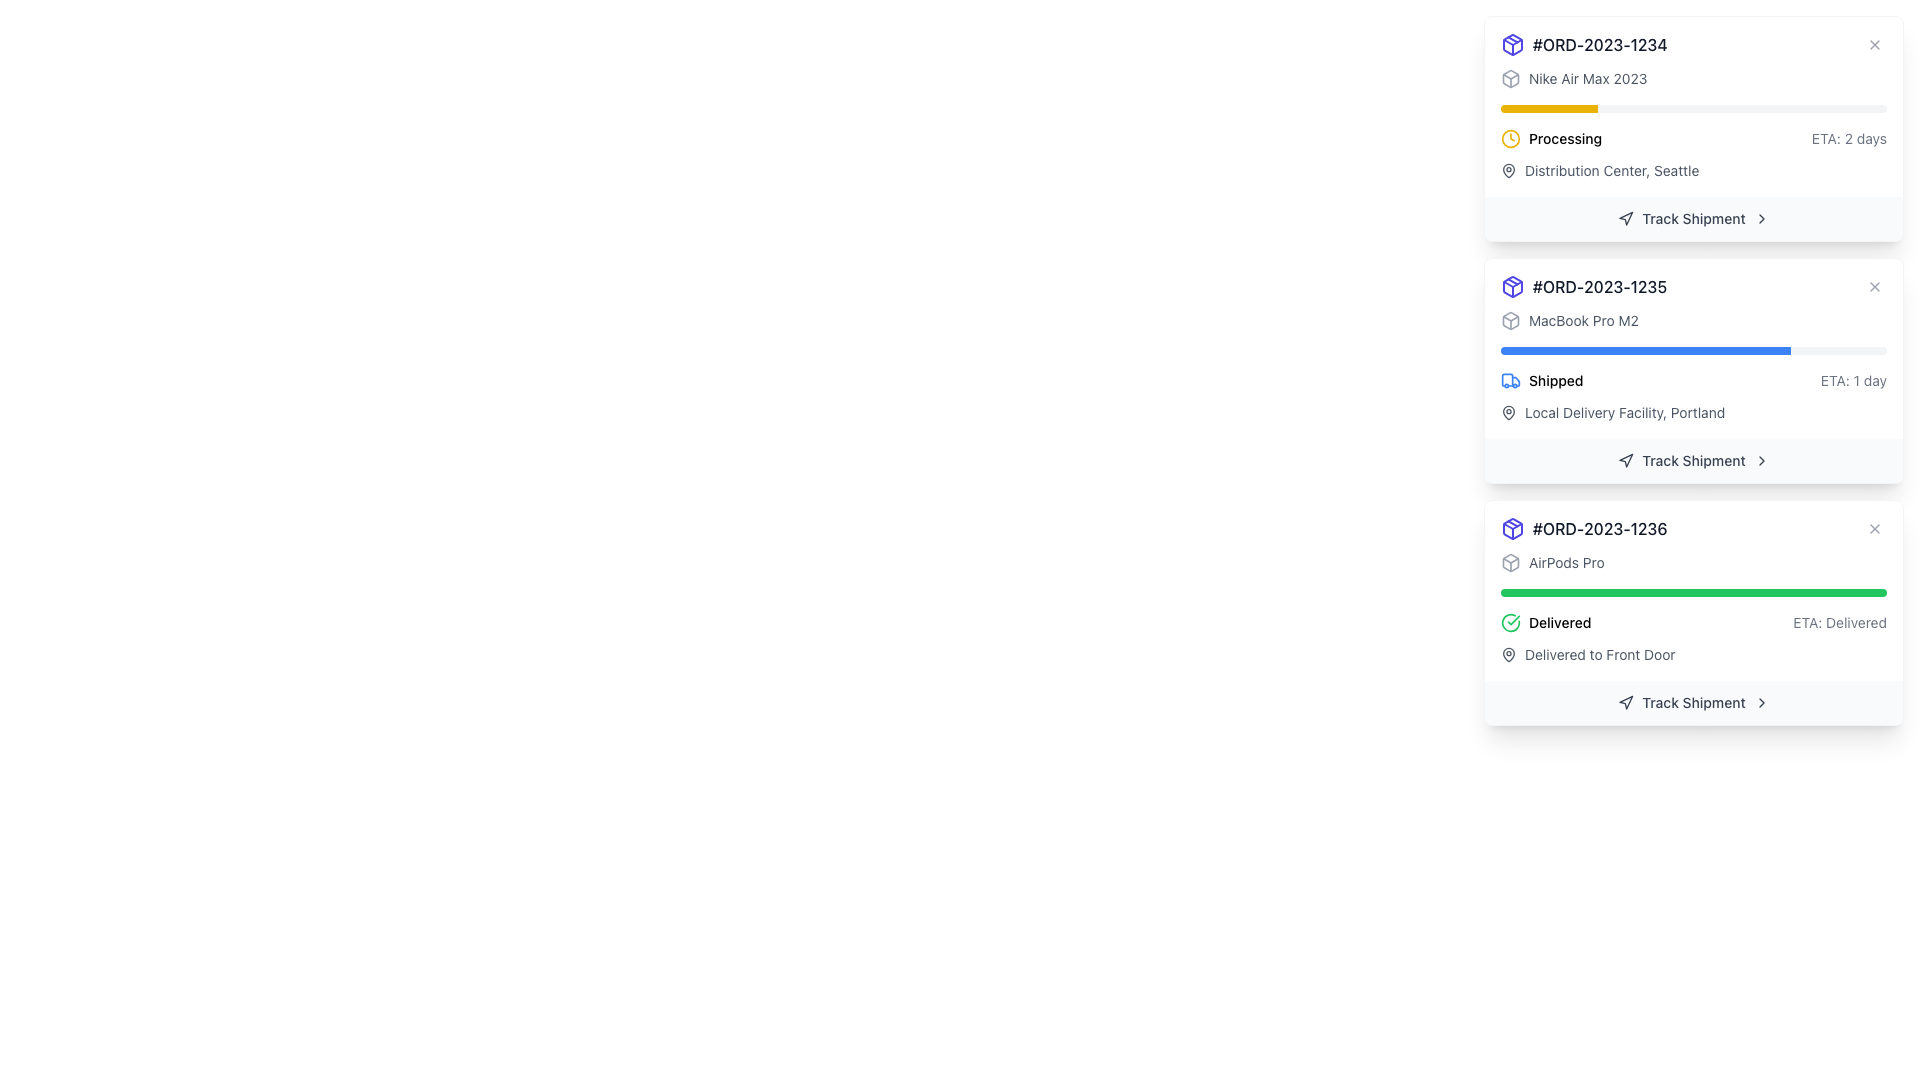  I want to click on the triangular arrowhead element within the SVG graphic located in the top-right corner of the order card, so click(1626, 218).